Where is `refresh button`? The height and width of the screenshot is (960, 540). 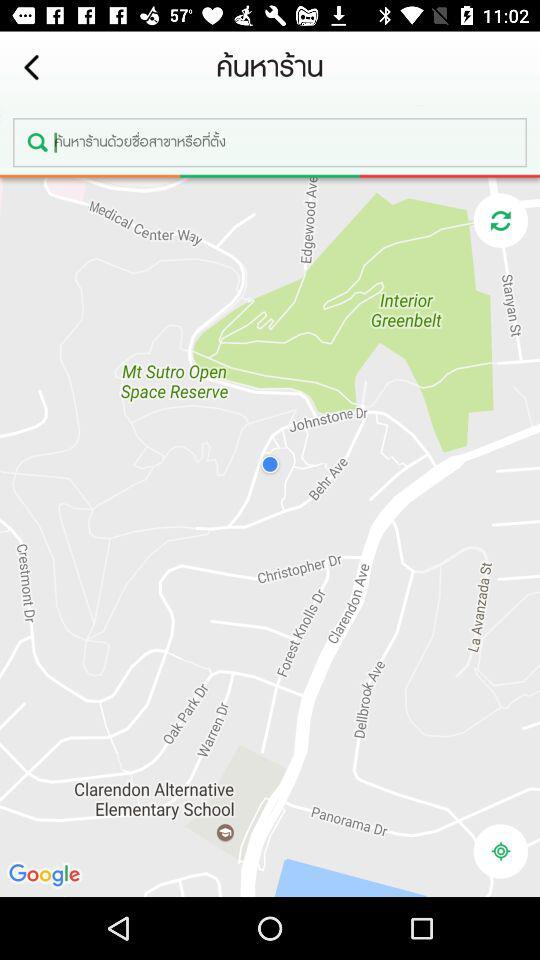 refresh button is located at coordinates (499, 220).